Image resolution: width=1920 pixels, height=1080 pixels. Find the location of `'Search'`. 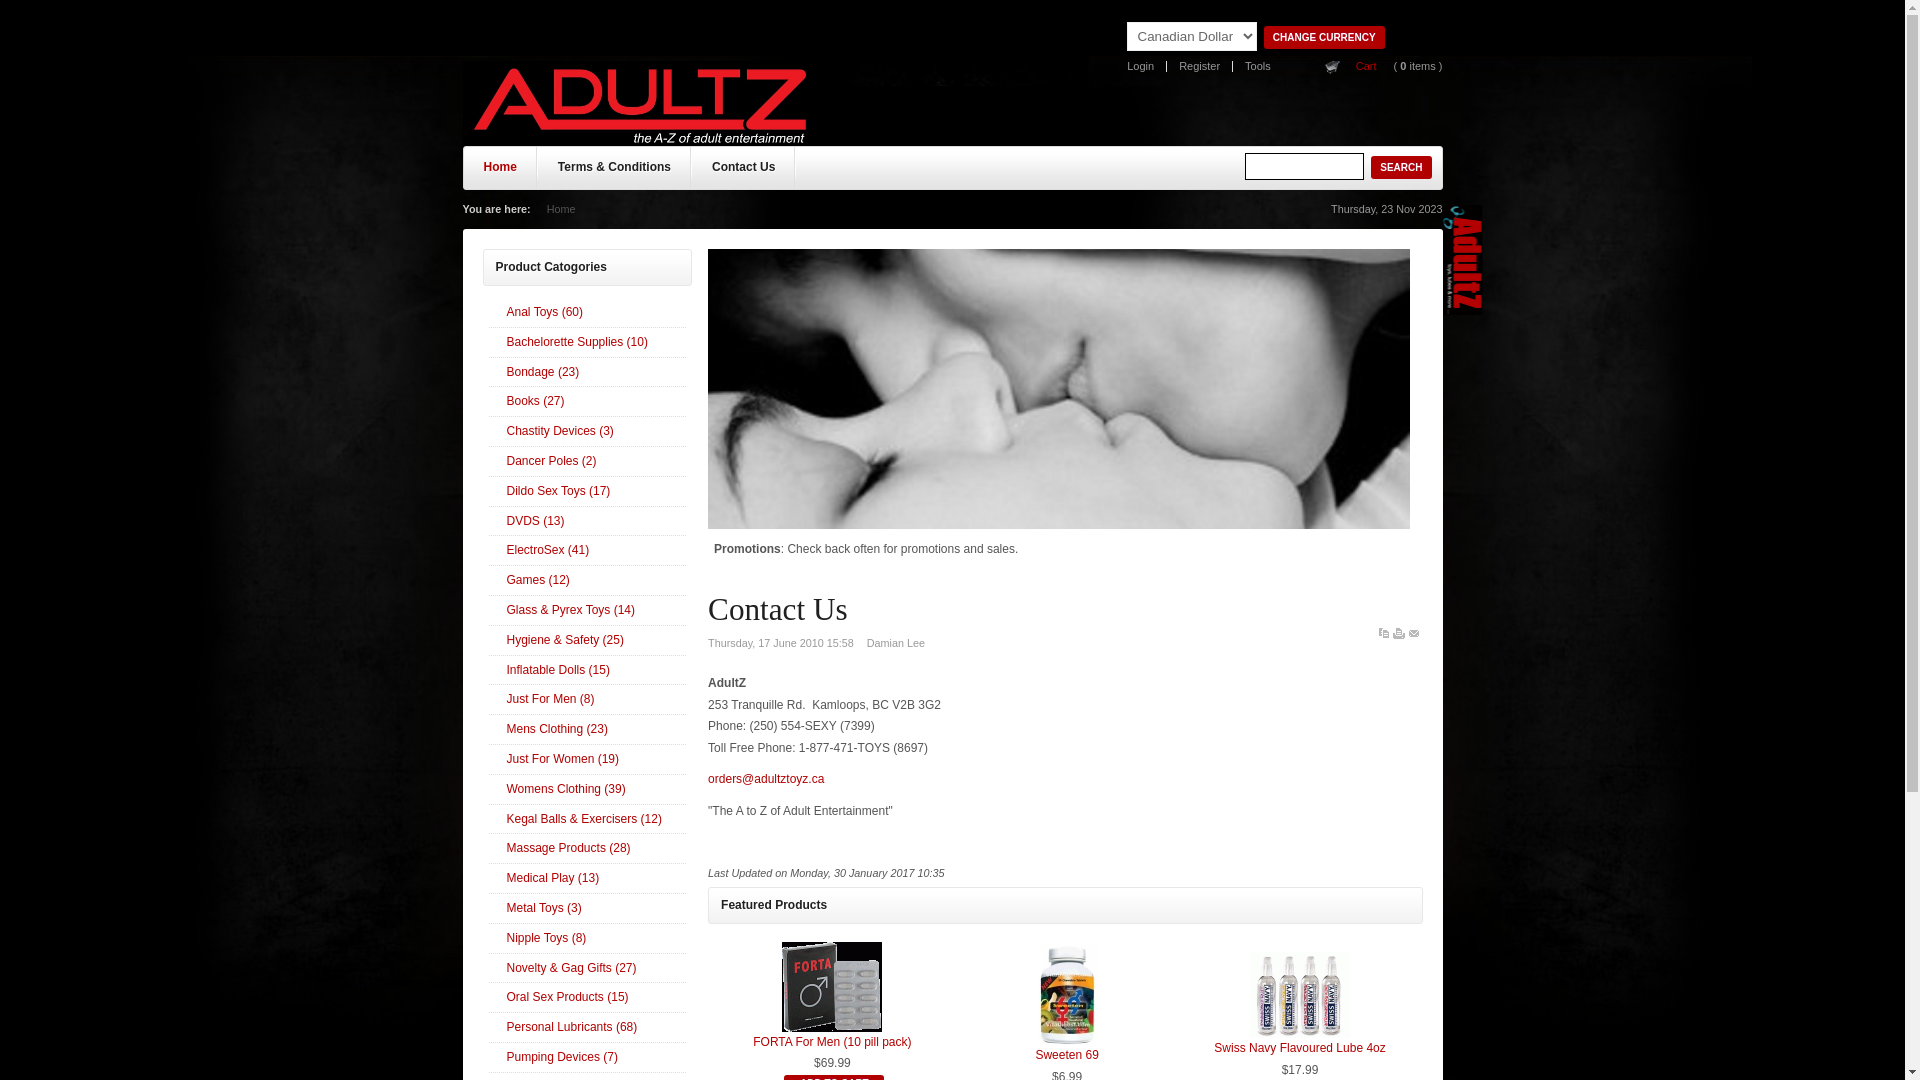

'Search' is located at coordinates (1304, 165).